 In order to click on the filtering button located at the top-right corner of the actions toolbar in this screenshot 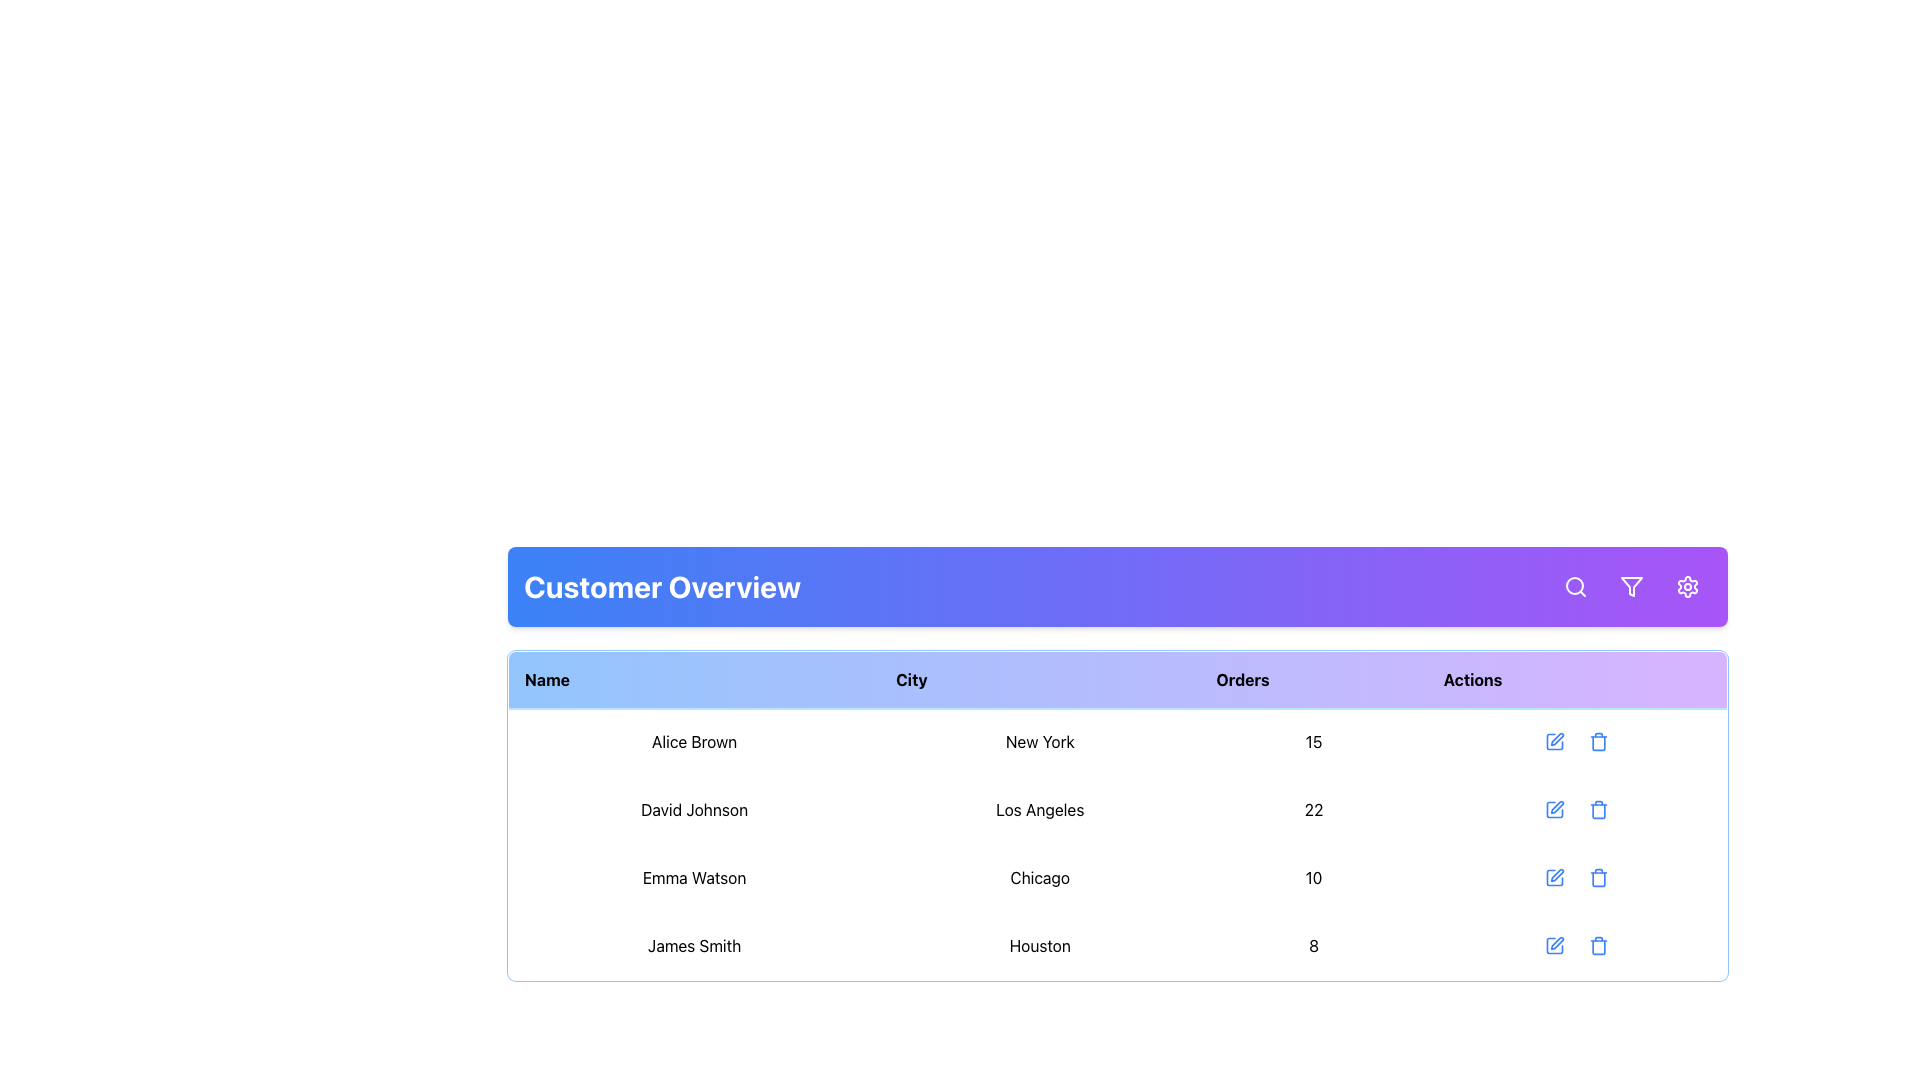, I will do `click(1632, 585)`.